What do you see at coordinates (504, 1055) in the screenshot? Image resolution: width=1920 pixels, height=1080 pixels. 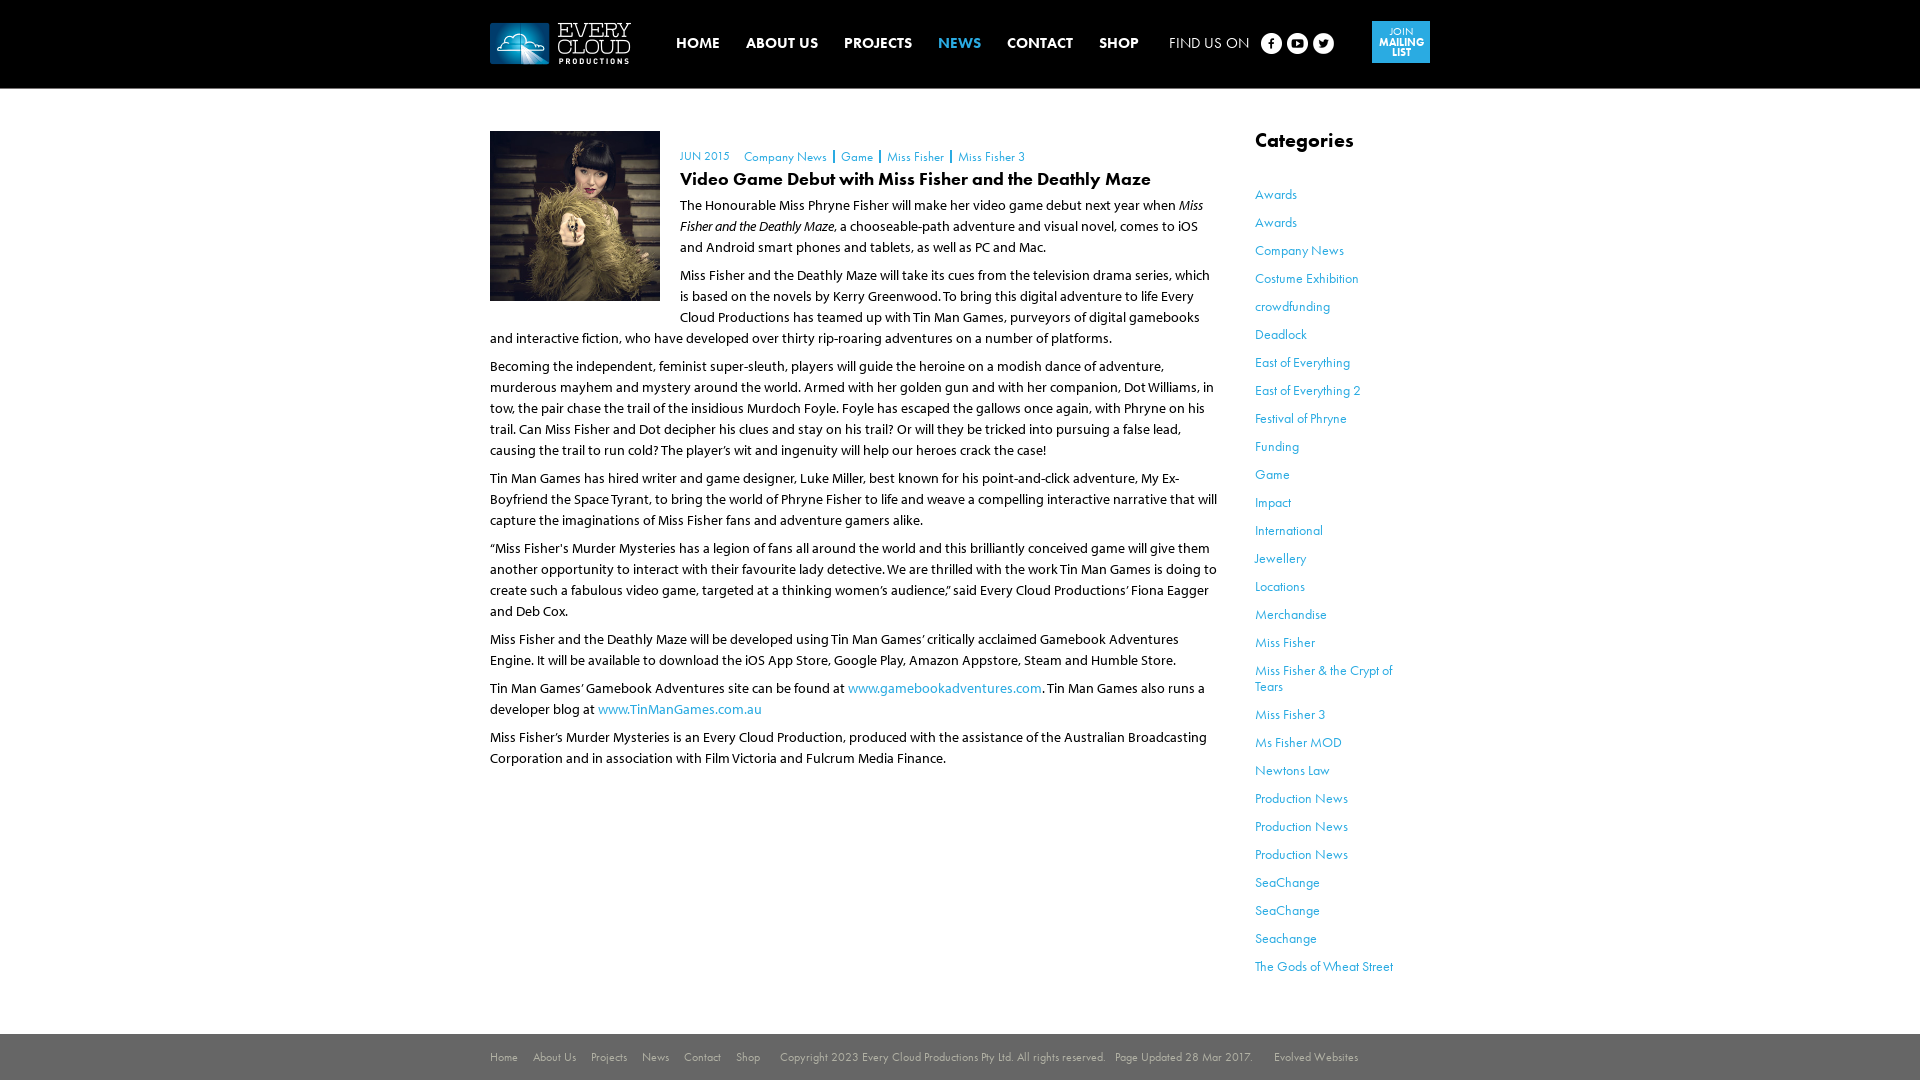 I see `'Home'` at bounding box center [504, 1055].